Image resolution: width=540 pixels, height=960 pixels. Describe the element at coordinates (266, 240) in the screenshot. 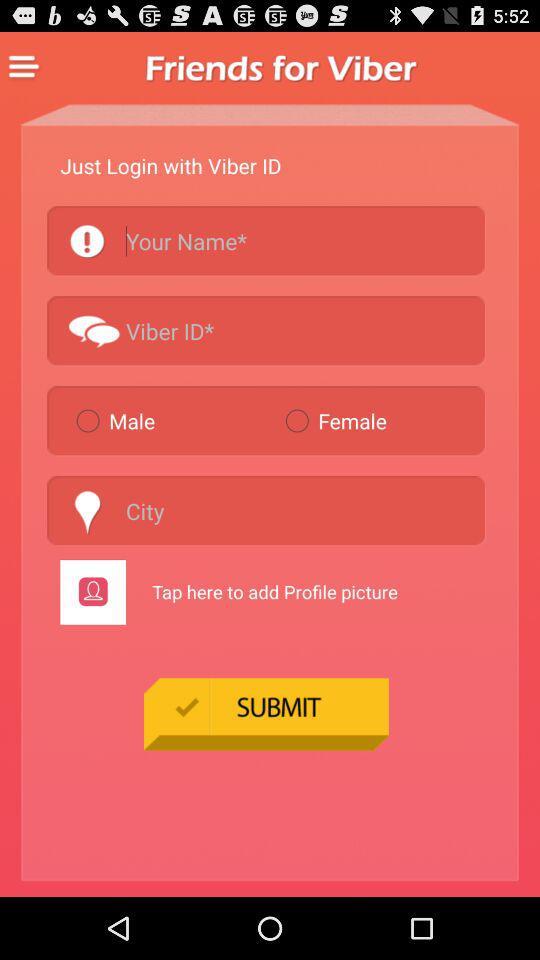

I see `search by name` at that location.